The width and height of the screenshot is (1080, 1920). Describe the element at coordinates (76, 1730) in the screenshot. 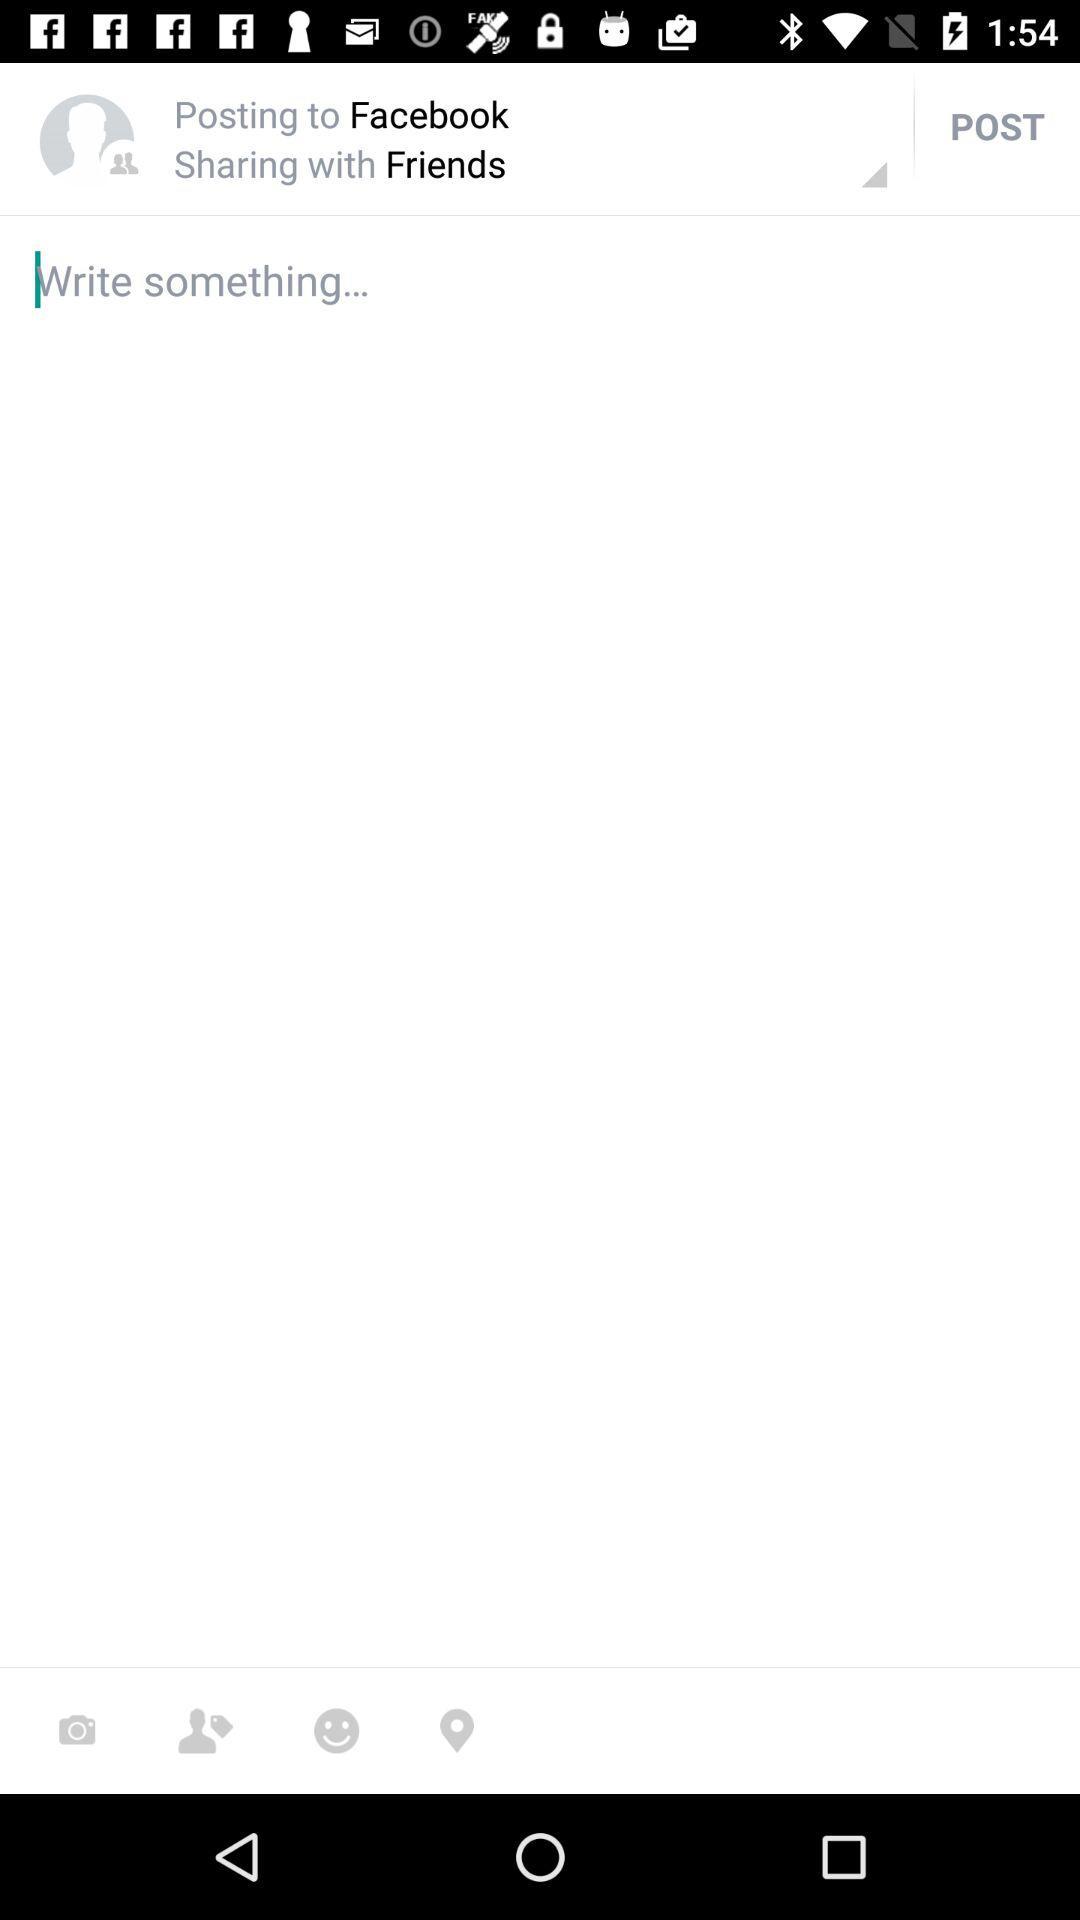

I see `the photo icon` at that location.